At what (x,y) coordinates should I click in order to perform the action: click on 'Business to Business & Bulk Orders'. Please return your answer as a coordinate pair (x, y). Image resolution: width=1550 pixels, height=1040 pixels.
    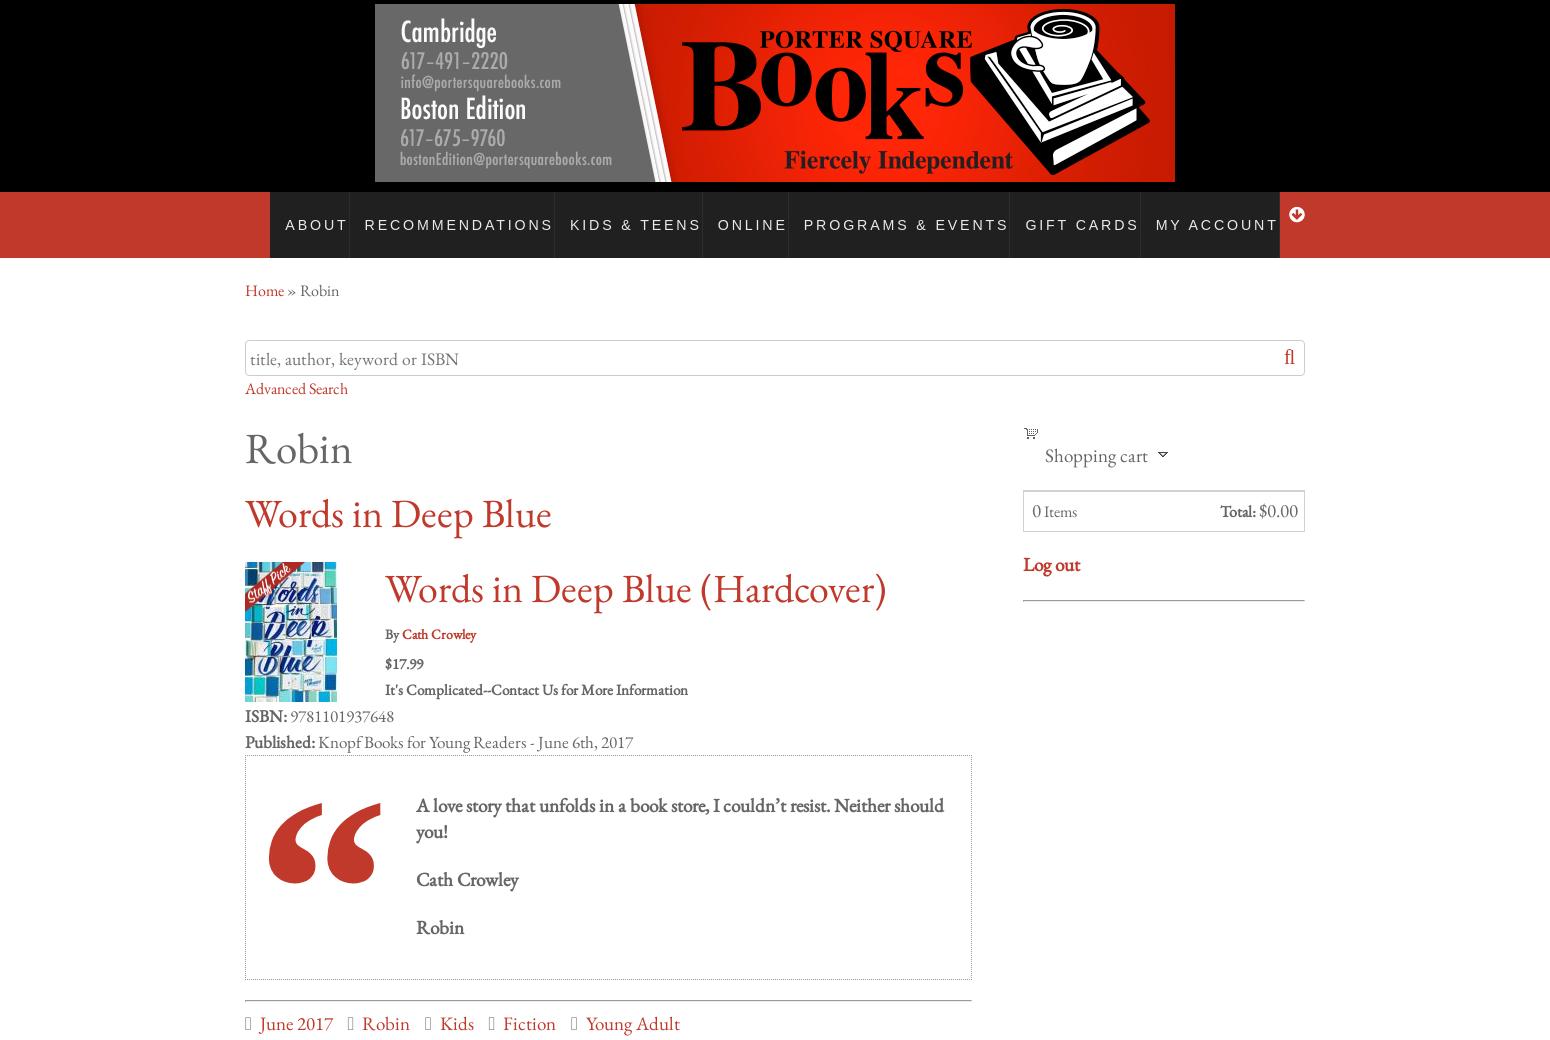
    Looking at the image, I should click on (432, 584).